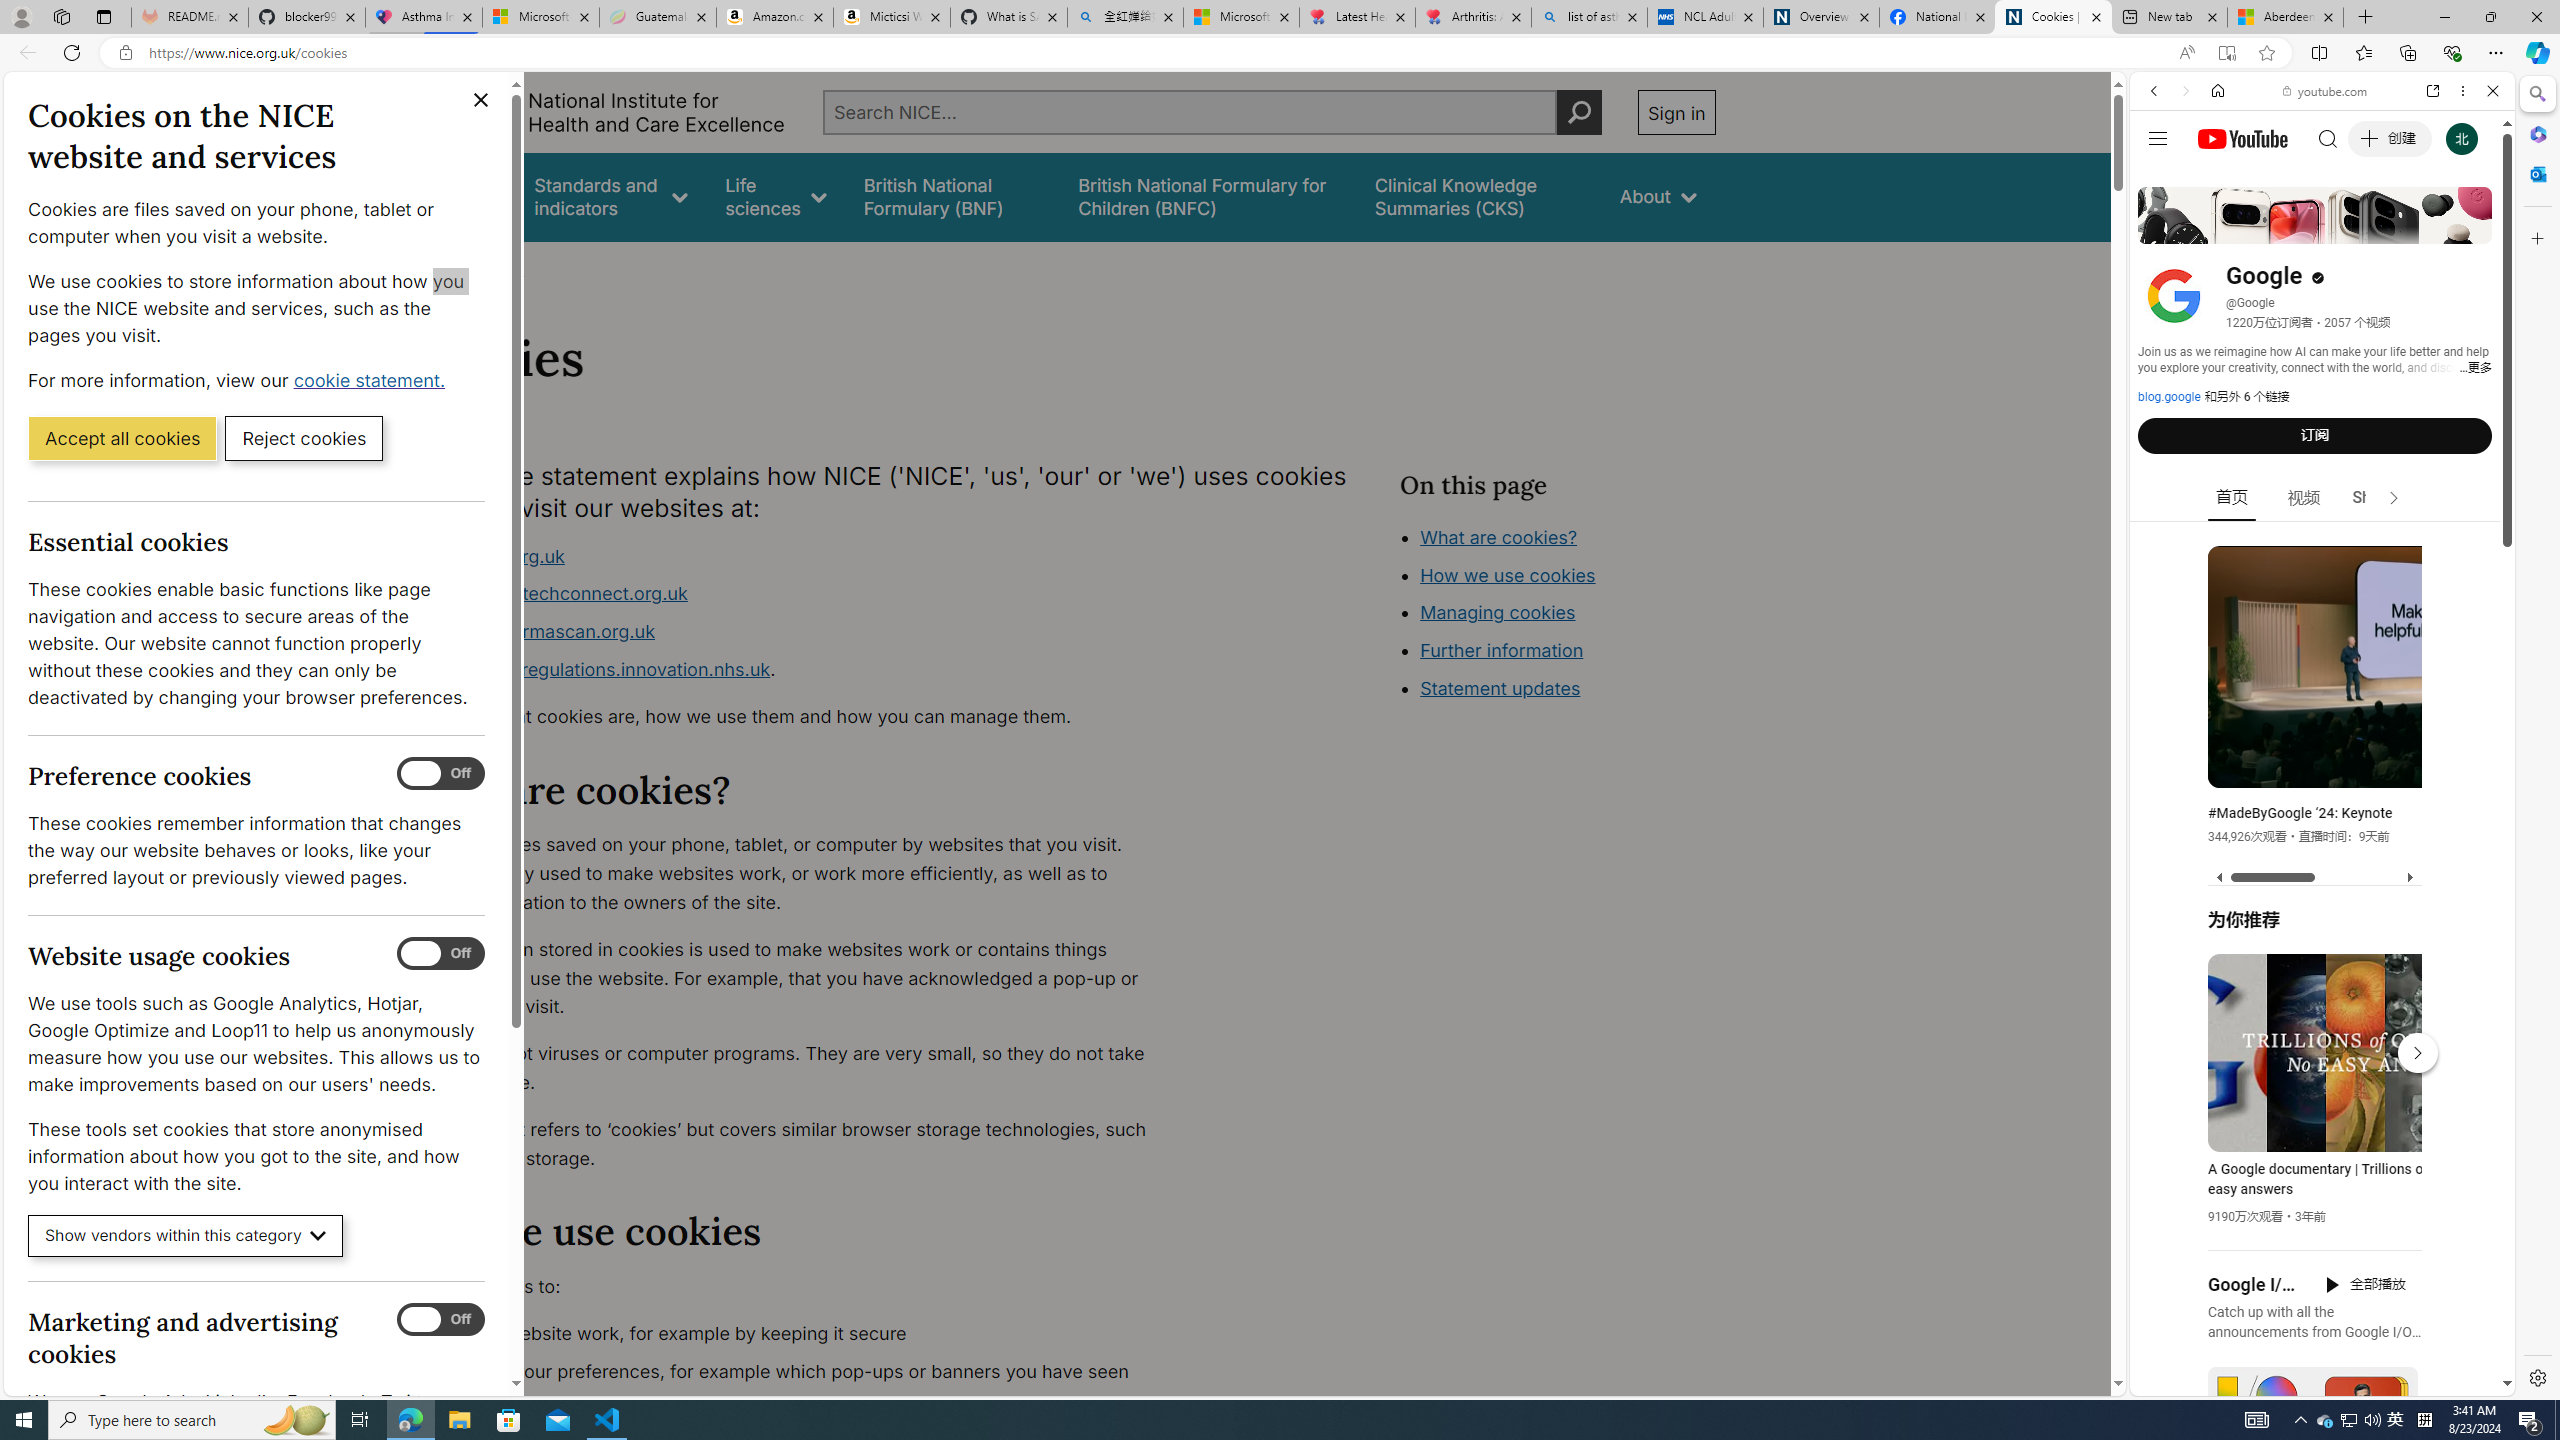 This screenshot has width=2560, height=1440. Describe the element at coordinates (492, 555) in the screenshot. I see `'www.nice.org.uk'` at that location.